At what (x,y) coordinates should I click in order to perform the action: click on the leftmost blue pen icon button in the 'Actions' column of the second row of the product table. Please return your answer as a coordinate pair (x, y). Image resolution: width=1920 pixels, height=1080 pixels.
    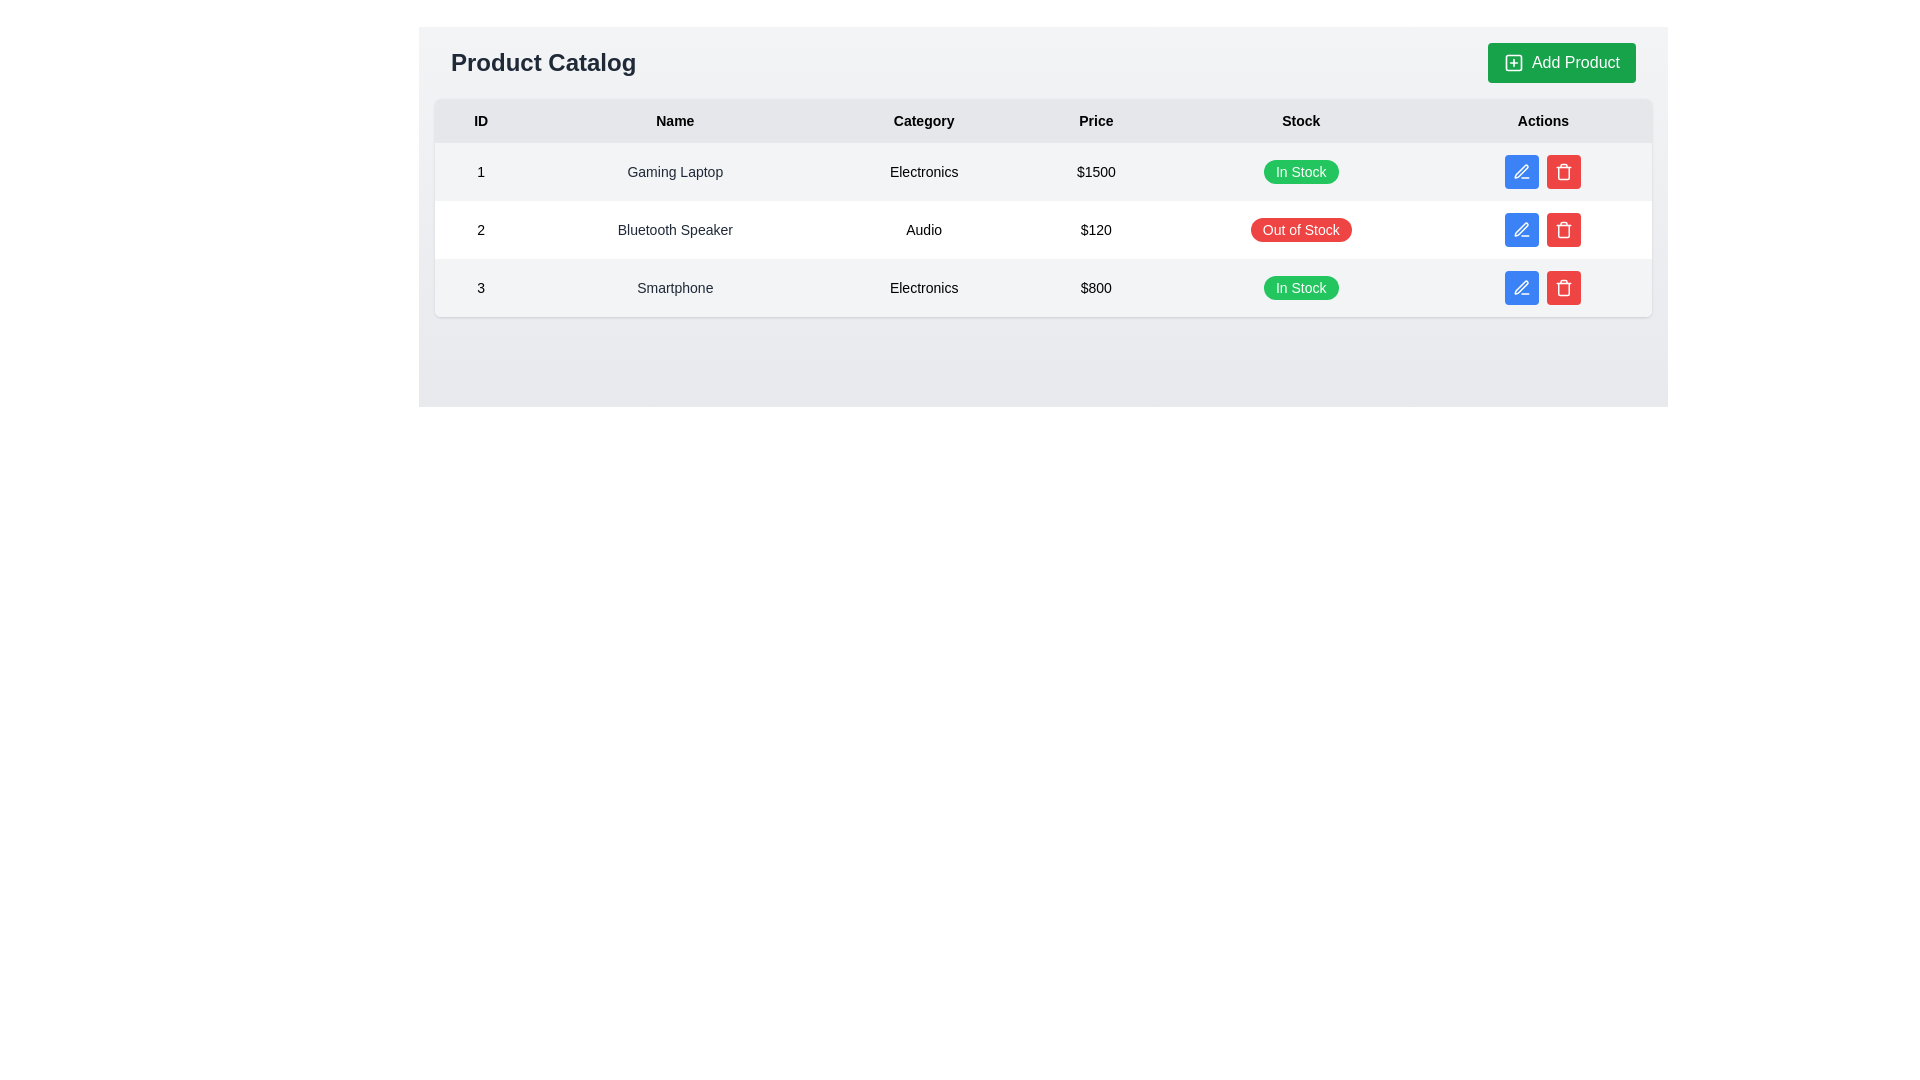
    Looking at the image, I should click on (1521, 171).